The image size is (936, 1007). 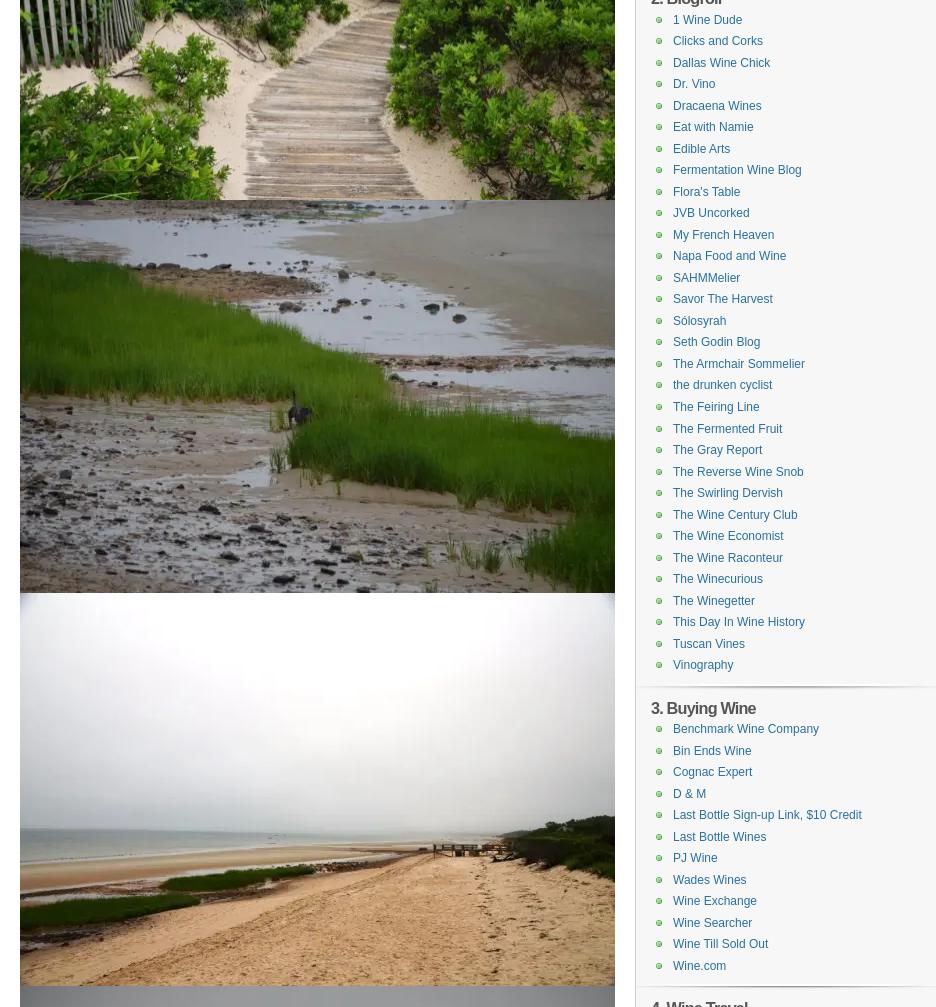 What do you see at coordinates (672, 212) in the screenshot?
I see `'JVB Uncorked'` at bounding box center [672, 212].